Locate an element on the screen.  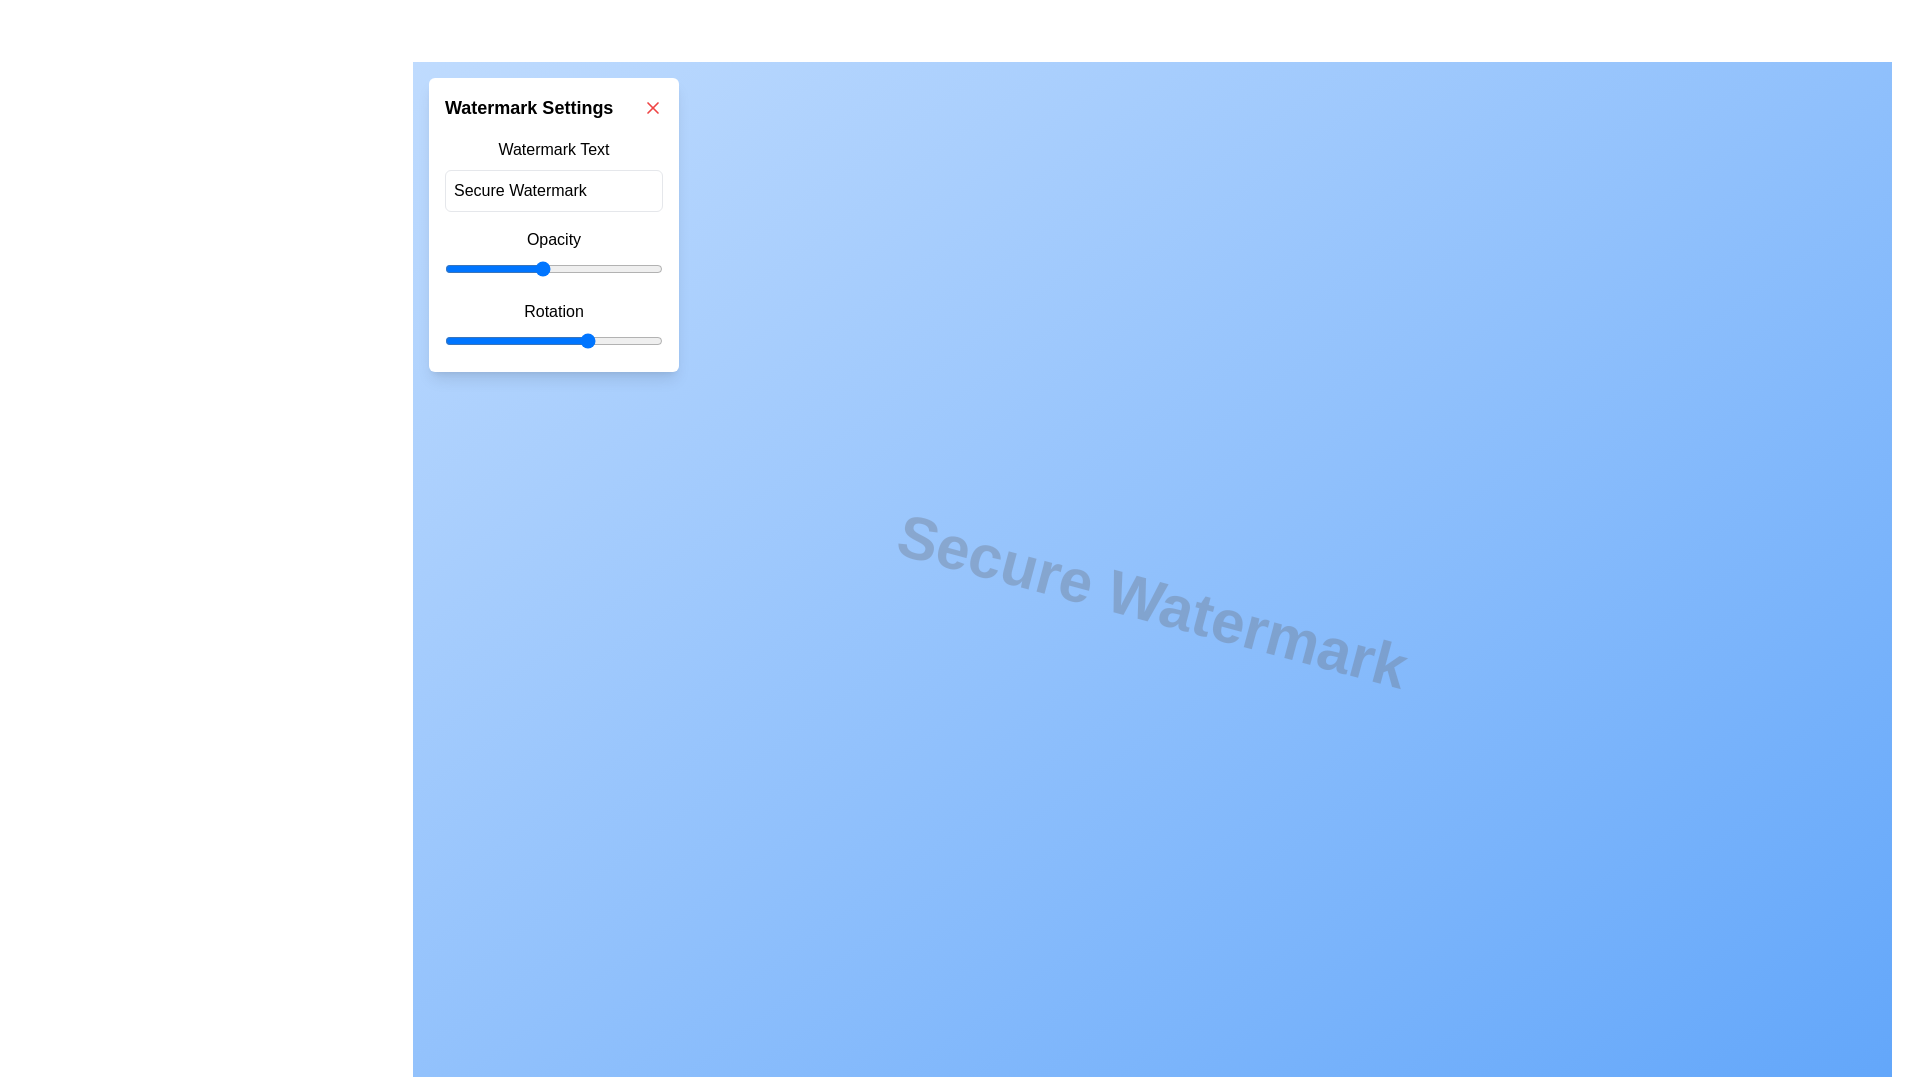
the rotation is located at coordinates (546, 339).